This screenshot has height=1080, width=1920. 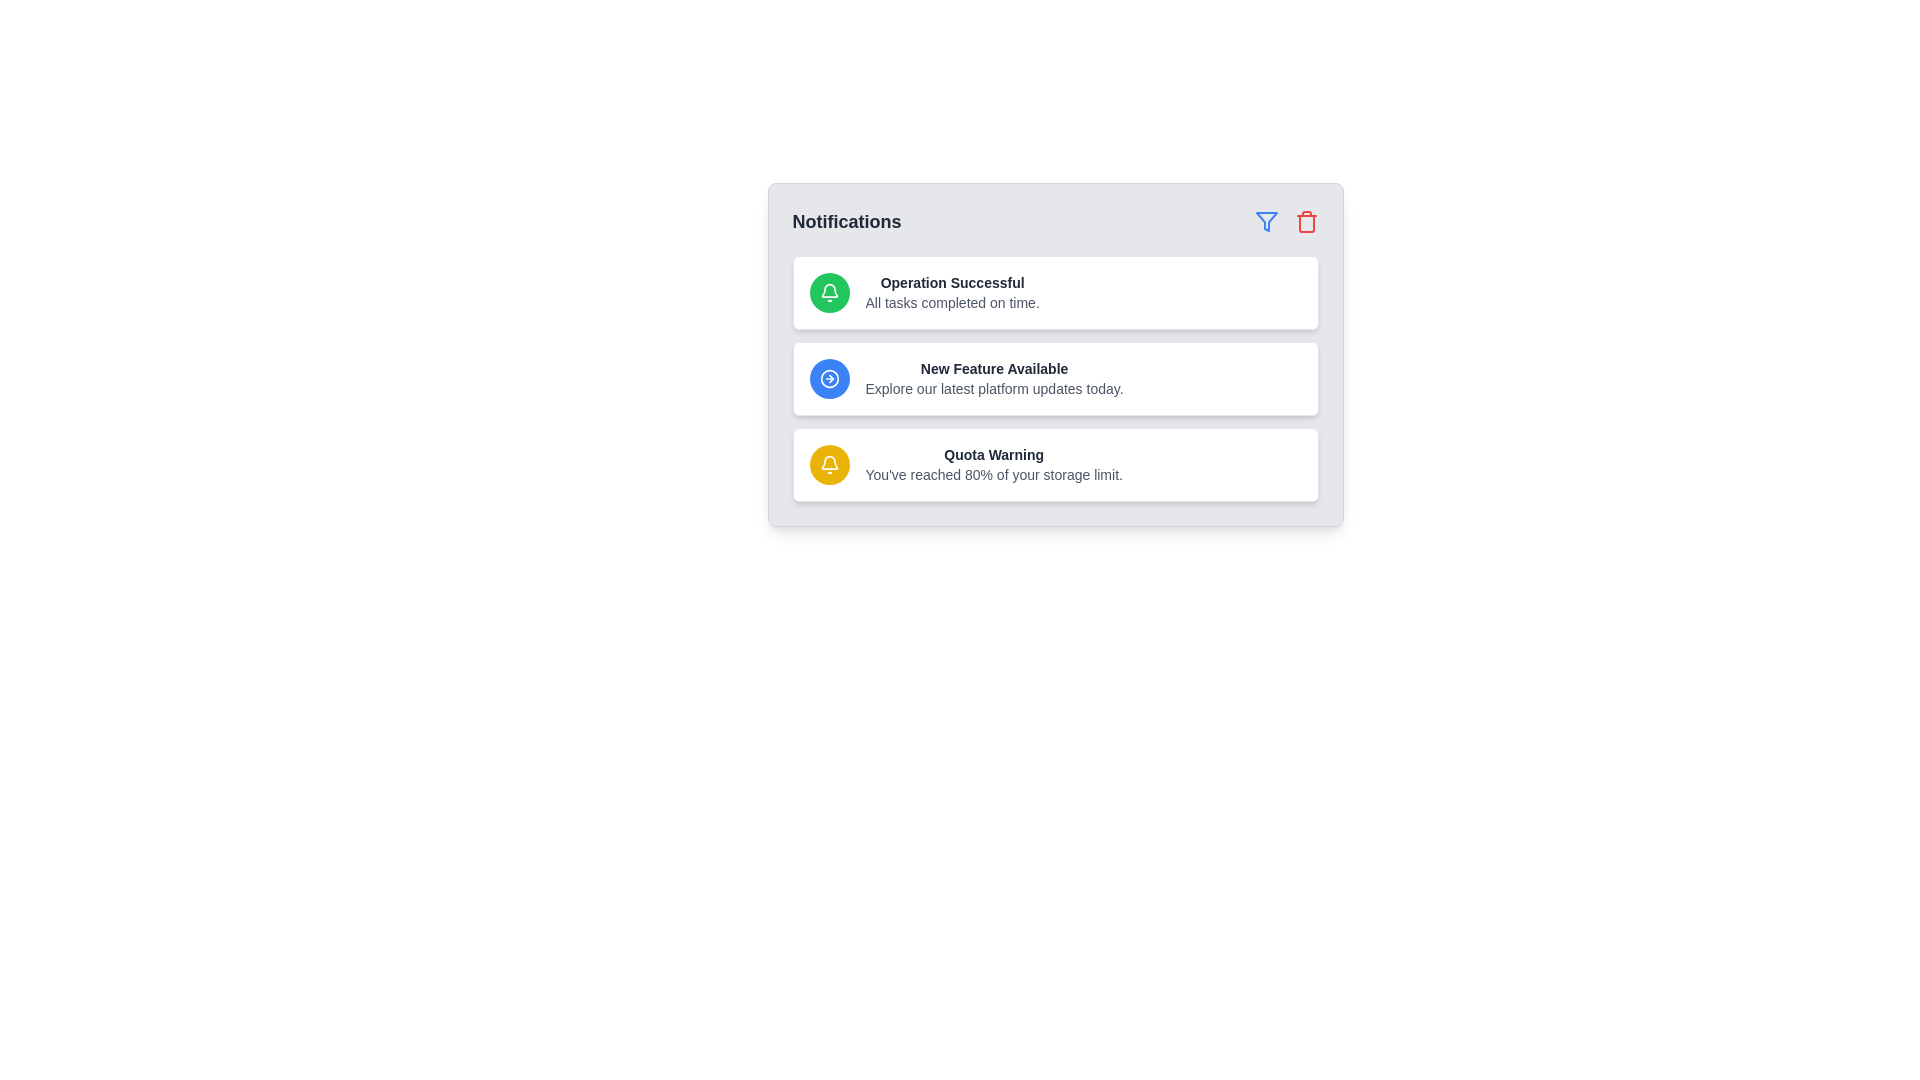 I want to click on the notification displayed in the first notification card, which features a green bell icon and the text 'Operation Successful', so click(x=1054, y=293).